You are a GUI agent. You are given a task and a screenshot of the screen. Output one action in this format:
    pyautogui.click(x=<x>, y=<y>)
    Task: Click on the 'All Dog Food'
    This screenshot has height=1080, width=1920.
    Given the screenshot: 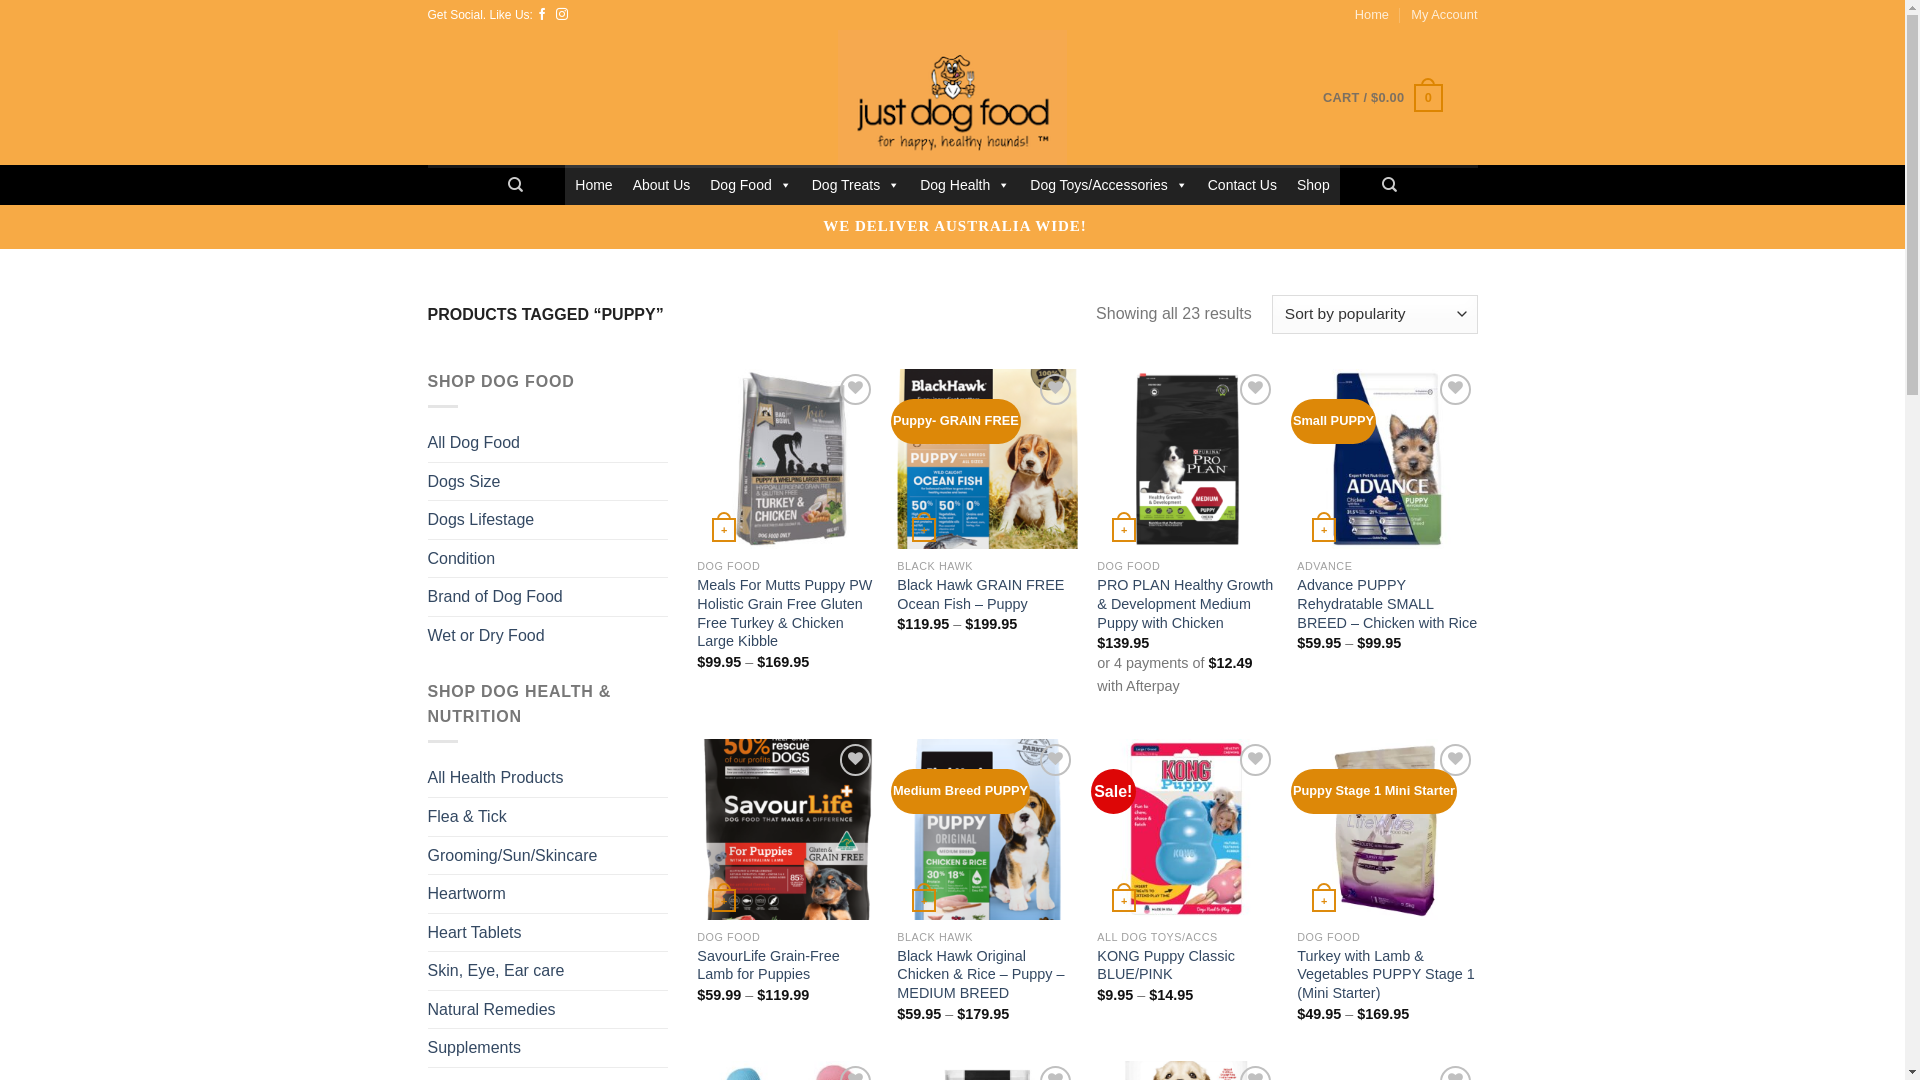 What is the action you would take?
    pyautogui.click(x=473, y=442)
    